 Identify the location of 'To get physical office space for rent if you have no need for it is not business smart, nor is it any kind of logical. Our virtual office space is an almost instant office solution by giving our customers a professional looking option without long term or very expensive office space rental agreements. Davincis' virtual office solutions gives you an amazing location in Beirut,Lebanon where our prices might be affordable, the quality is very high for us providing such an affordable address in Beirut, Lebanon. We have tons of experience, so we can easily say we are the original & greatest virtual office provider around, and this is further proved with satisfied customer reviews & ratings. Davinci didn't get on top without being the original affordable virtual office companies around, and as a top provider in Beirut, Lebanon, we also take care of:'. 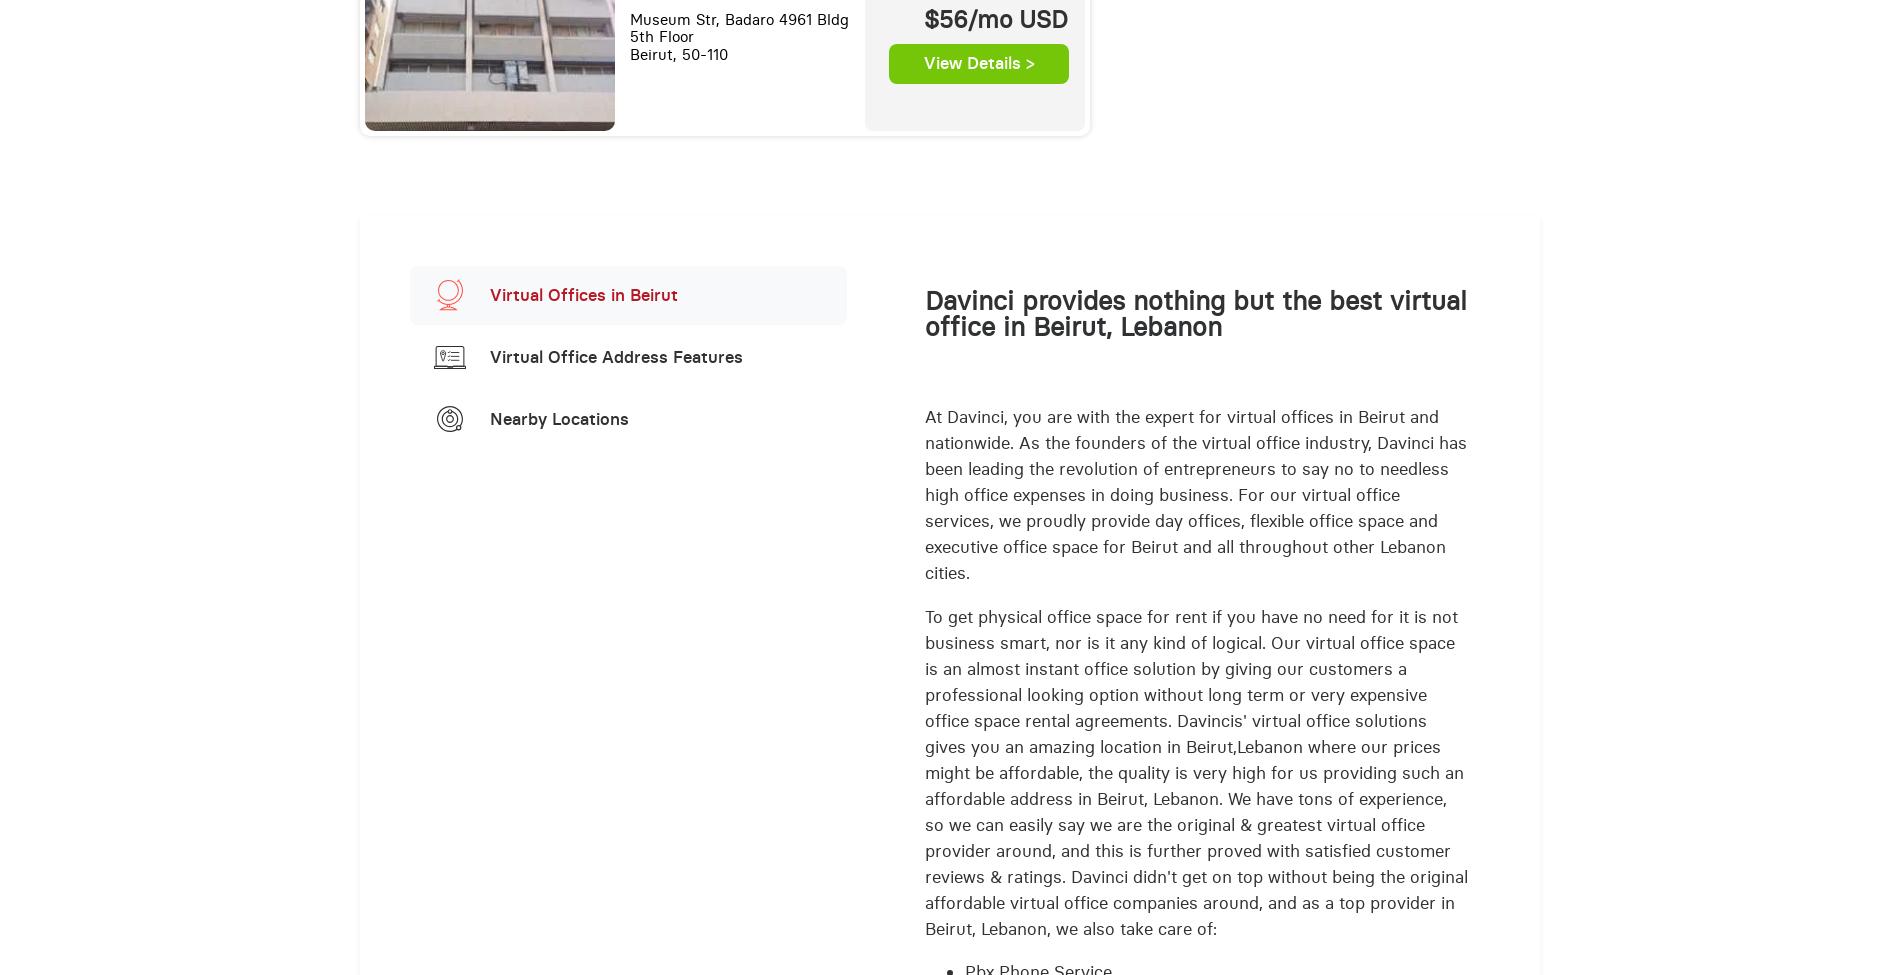
(1195, 771).